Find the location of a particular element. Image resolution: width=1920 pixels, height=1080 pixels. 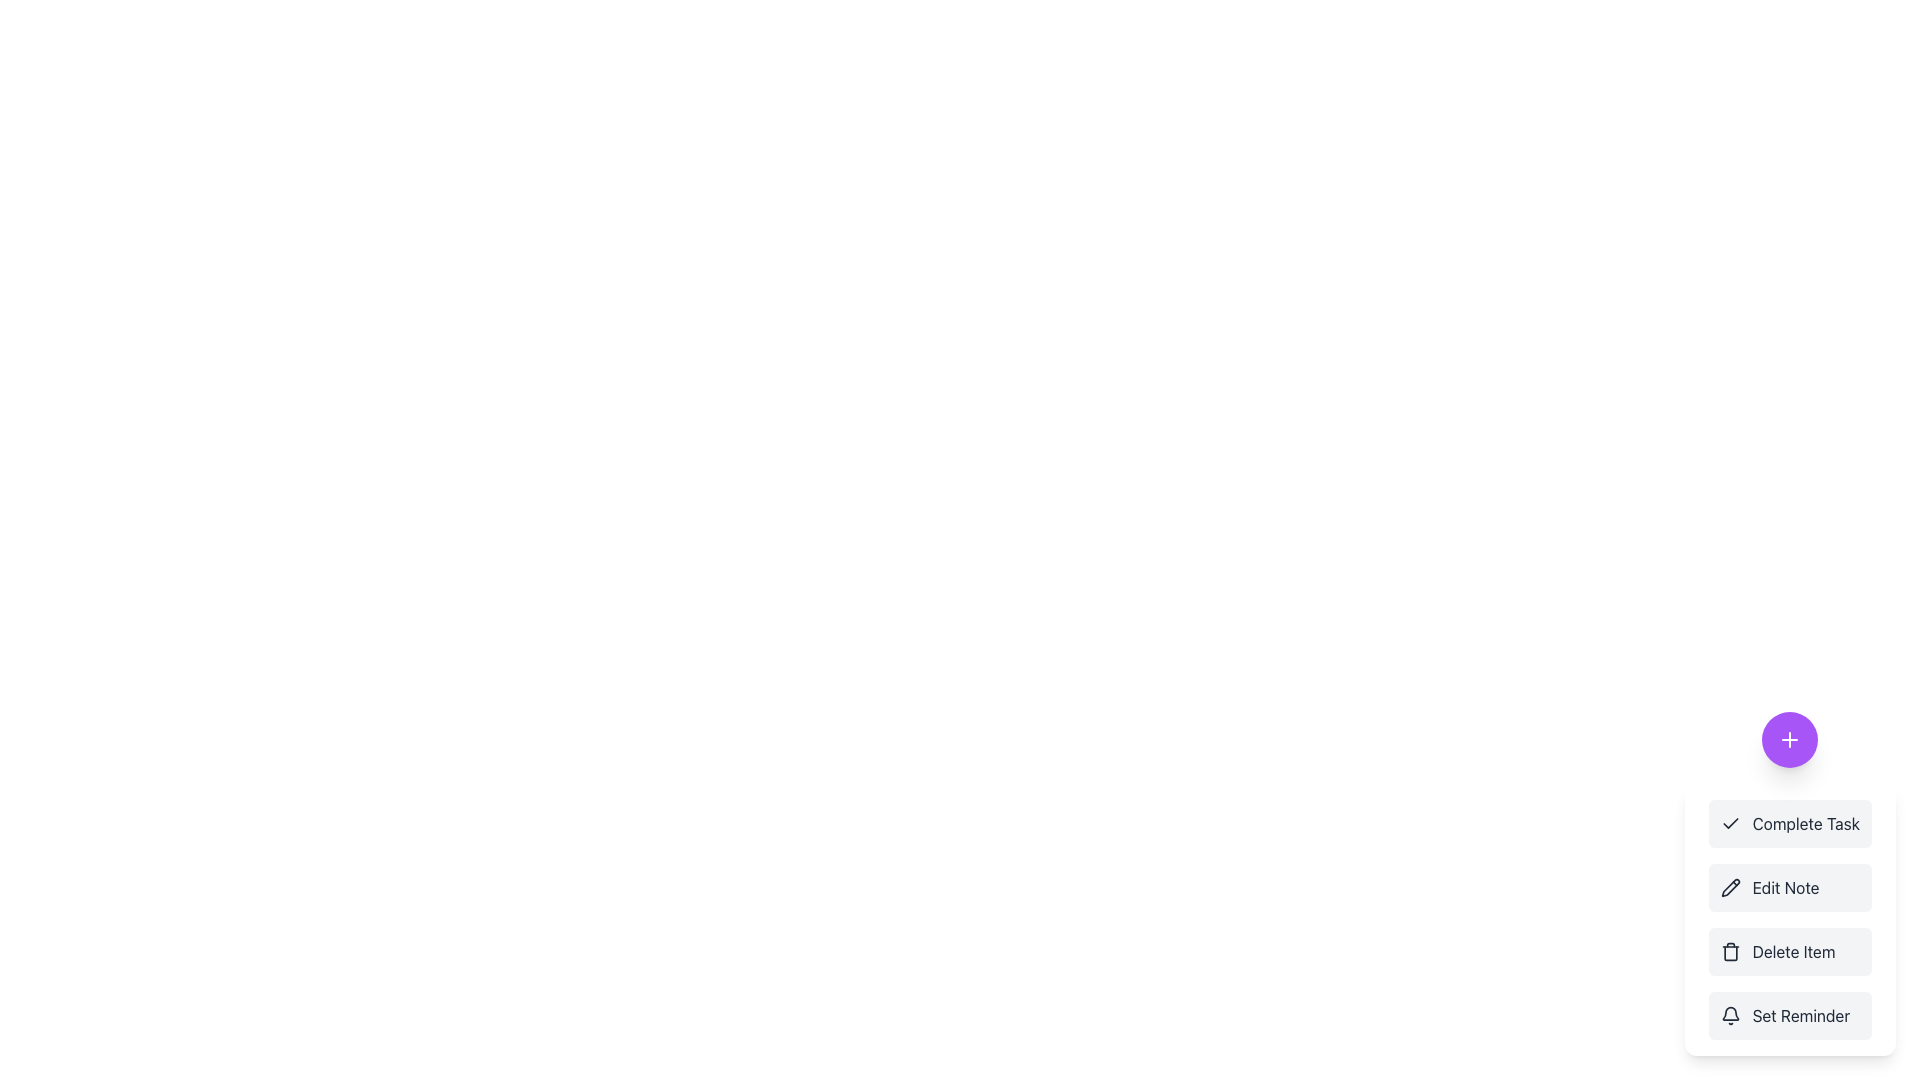

the checkmark SVG icon located within the 'Complete Task' button, which is positioned to the left of the text label is located at coordinates (1729, 824).